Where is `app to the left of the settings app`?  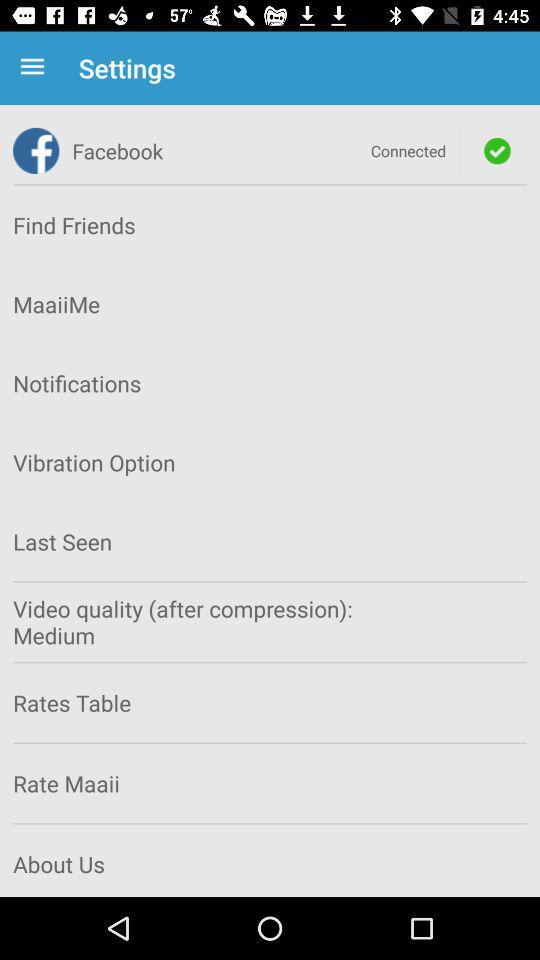 app to the left of the settings app is located at coordinates (36, 68).